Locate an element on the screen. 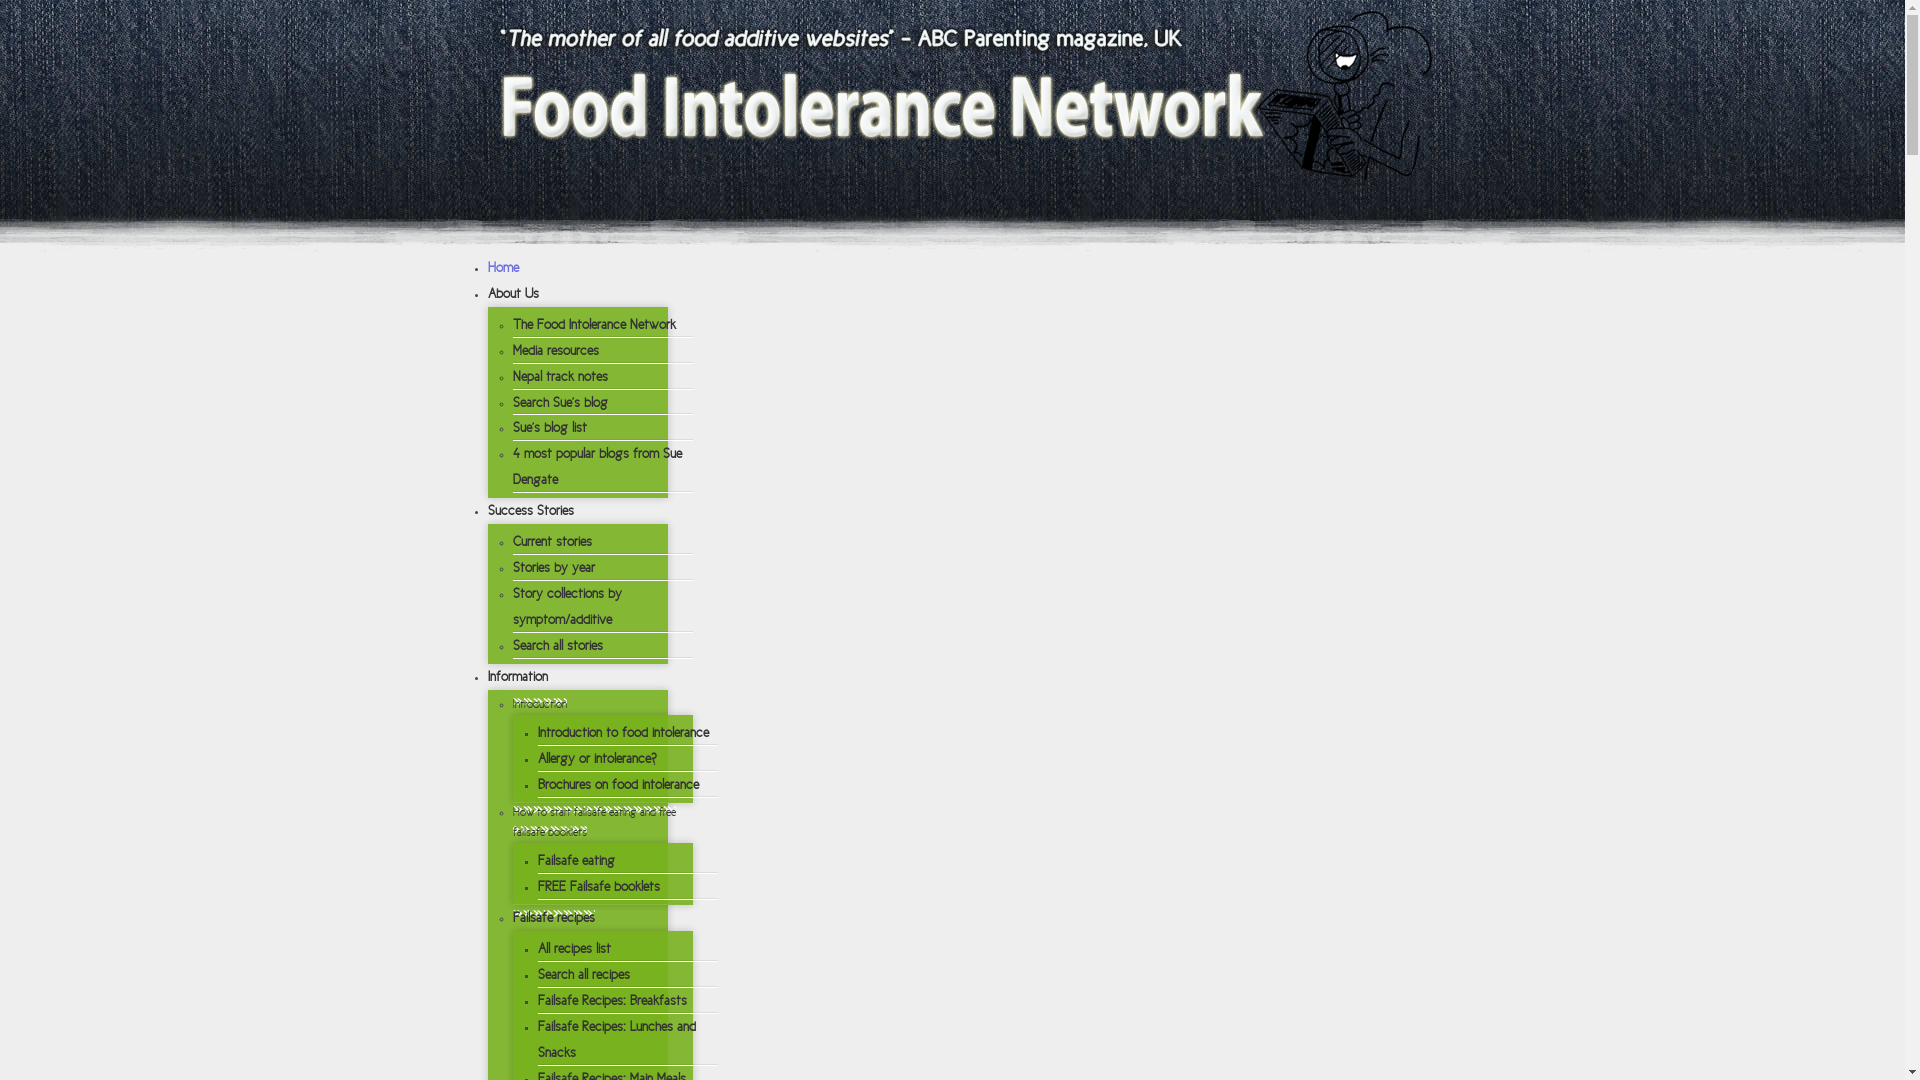 This screenshot has width=1920, height=1080. 'Failsafe eating' is located at coordinates (575, 859).